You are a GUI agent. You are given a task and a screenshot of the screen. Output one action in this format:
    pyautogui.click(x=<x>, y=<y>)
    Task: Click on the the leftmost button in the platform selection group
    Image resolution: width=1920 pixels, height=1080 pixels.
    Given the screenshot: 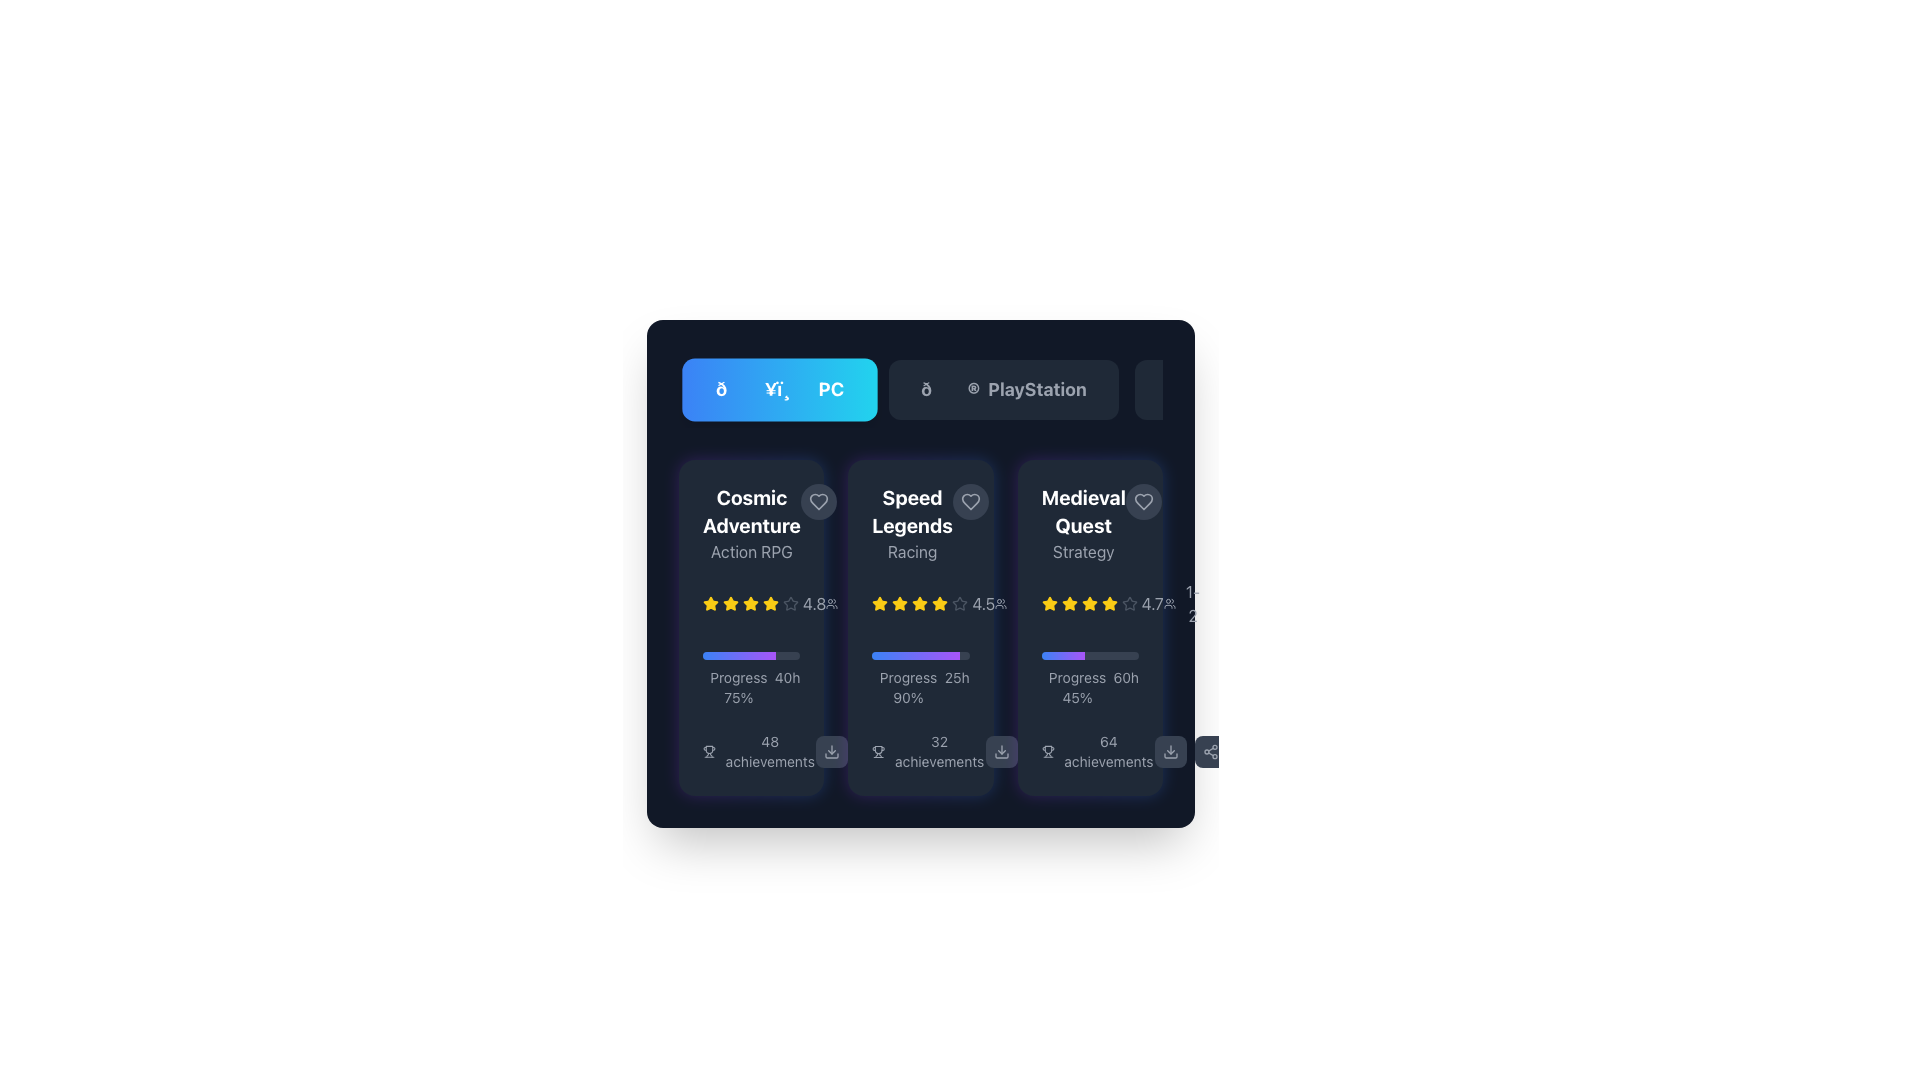 What is the action you would take?
    pyautogui.click(x=779, y=389)
    